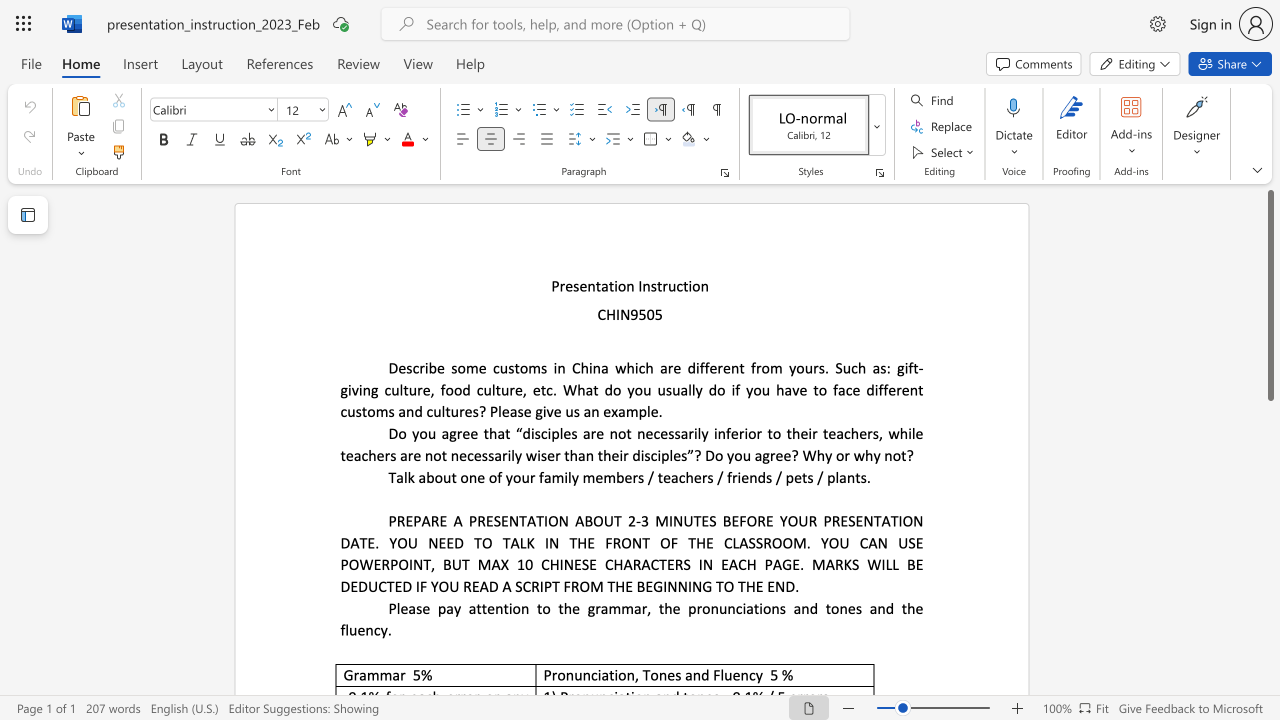 The image size is (1280, 720). I want to click on the right-hand scrollbar to descend the page, so click(1269, 450).